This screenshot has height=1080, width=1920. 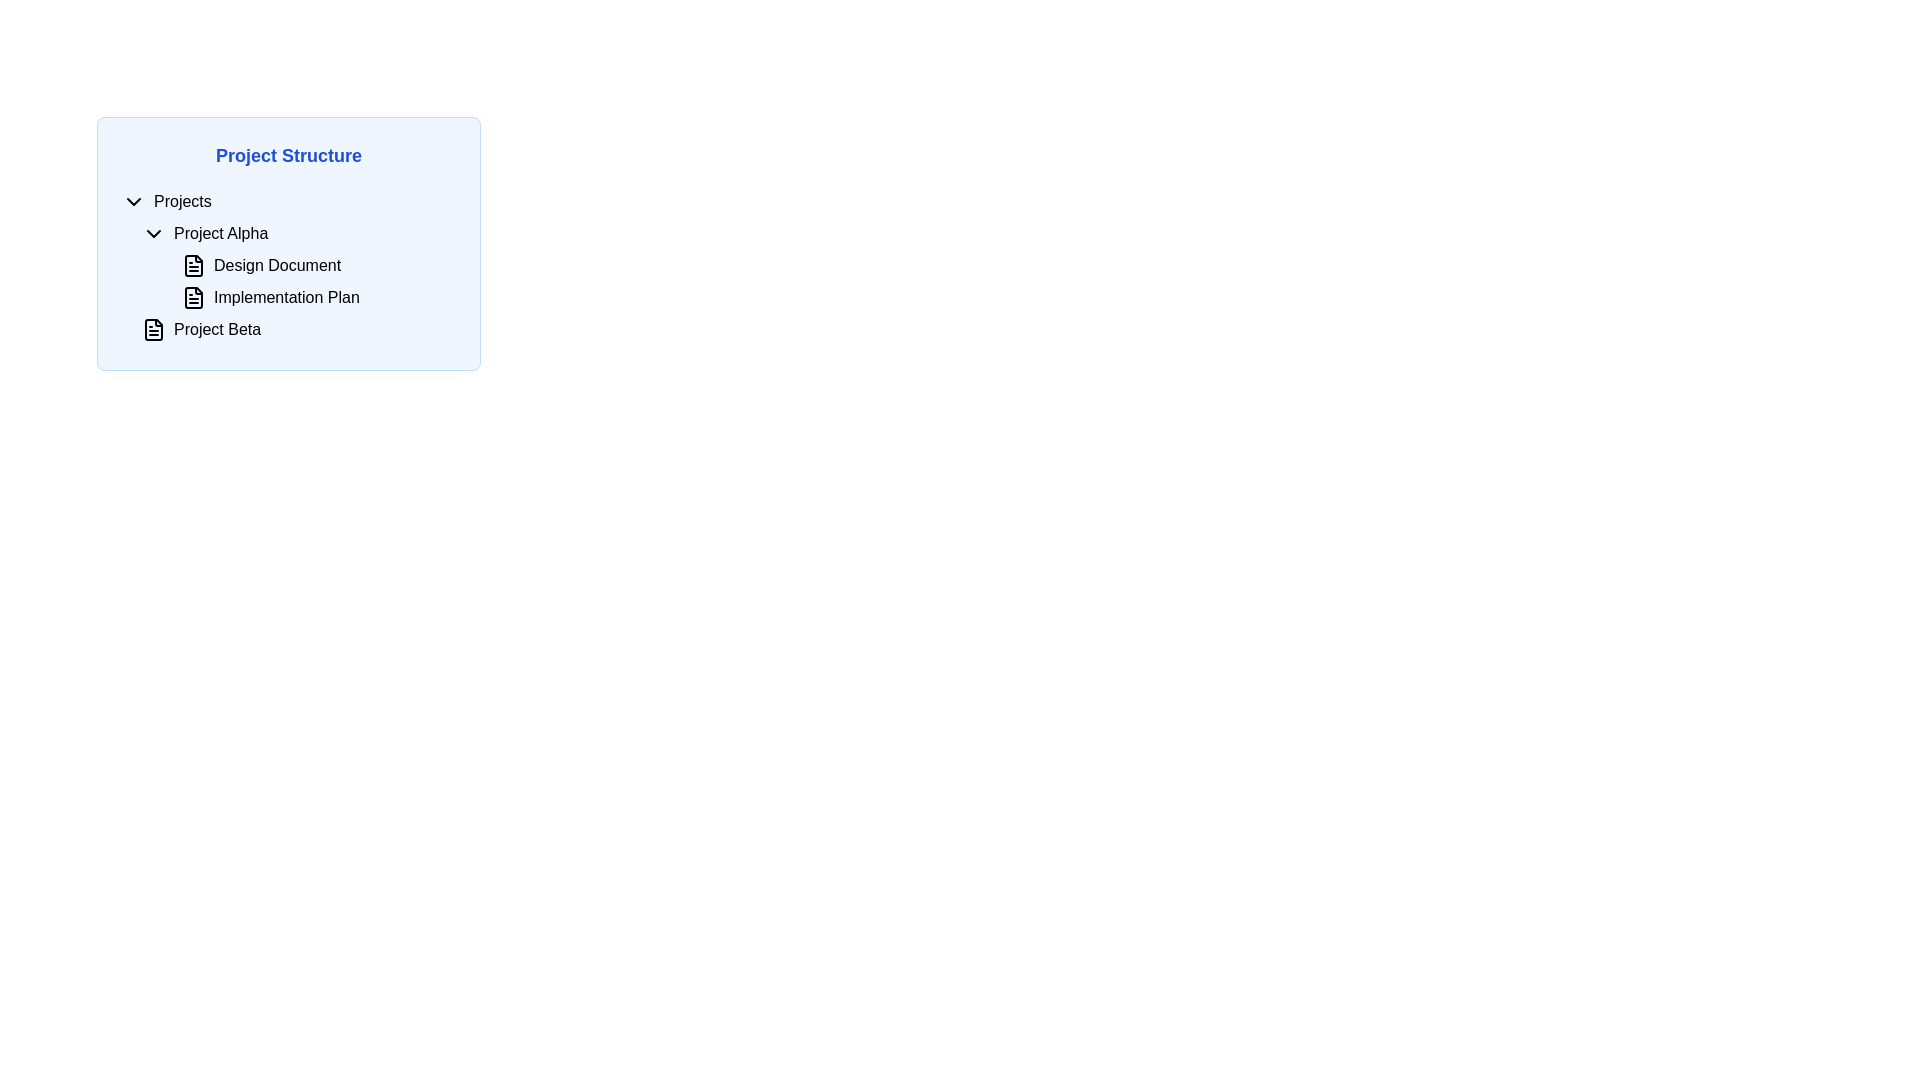 What do you see at coordinates (193, 297) in the screenshot?
I see `the icon representing the 'Implementation Plan' entry located in the expandable list under 'Project Alpha' in the 'Project Structure' section` at bounding box center [193, 297].